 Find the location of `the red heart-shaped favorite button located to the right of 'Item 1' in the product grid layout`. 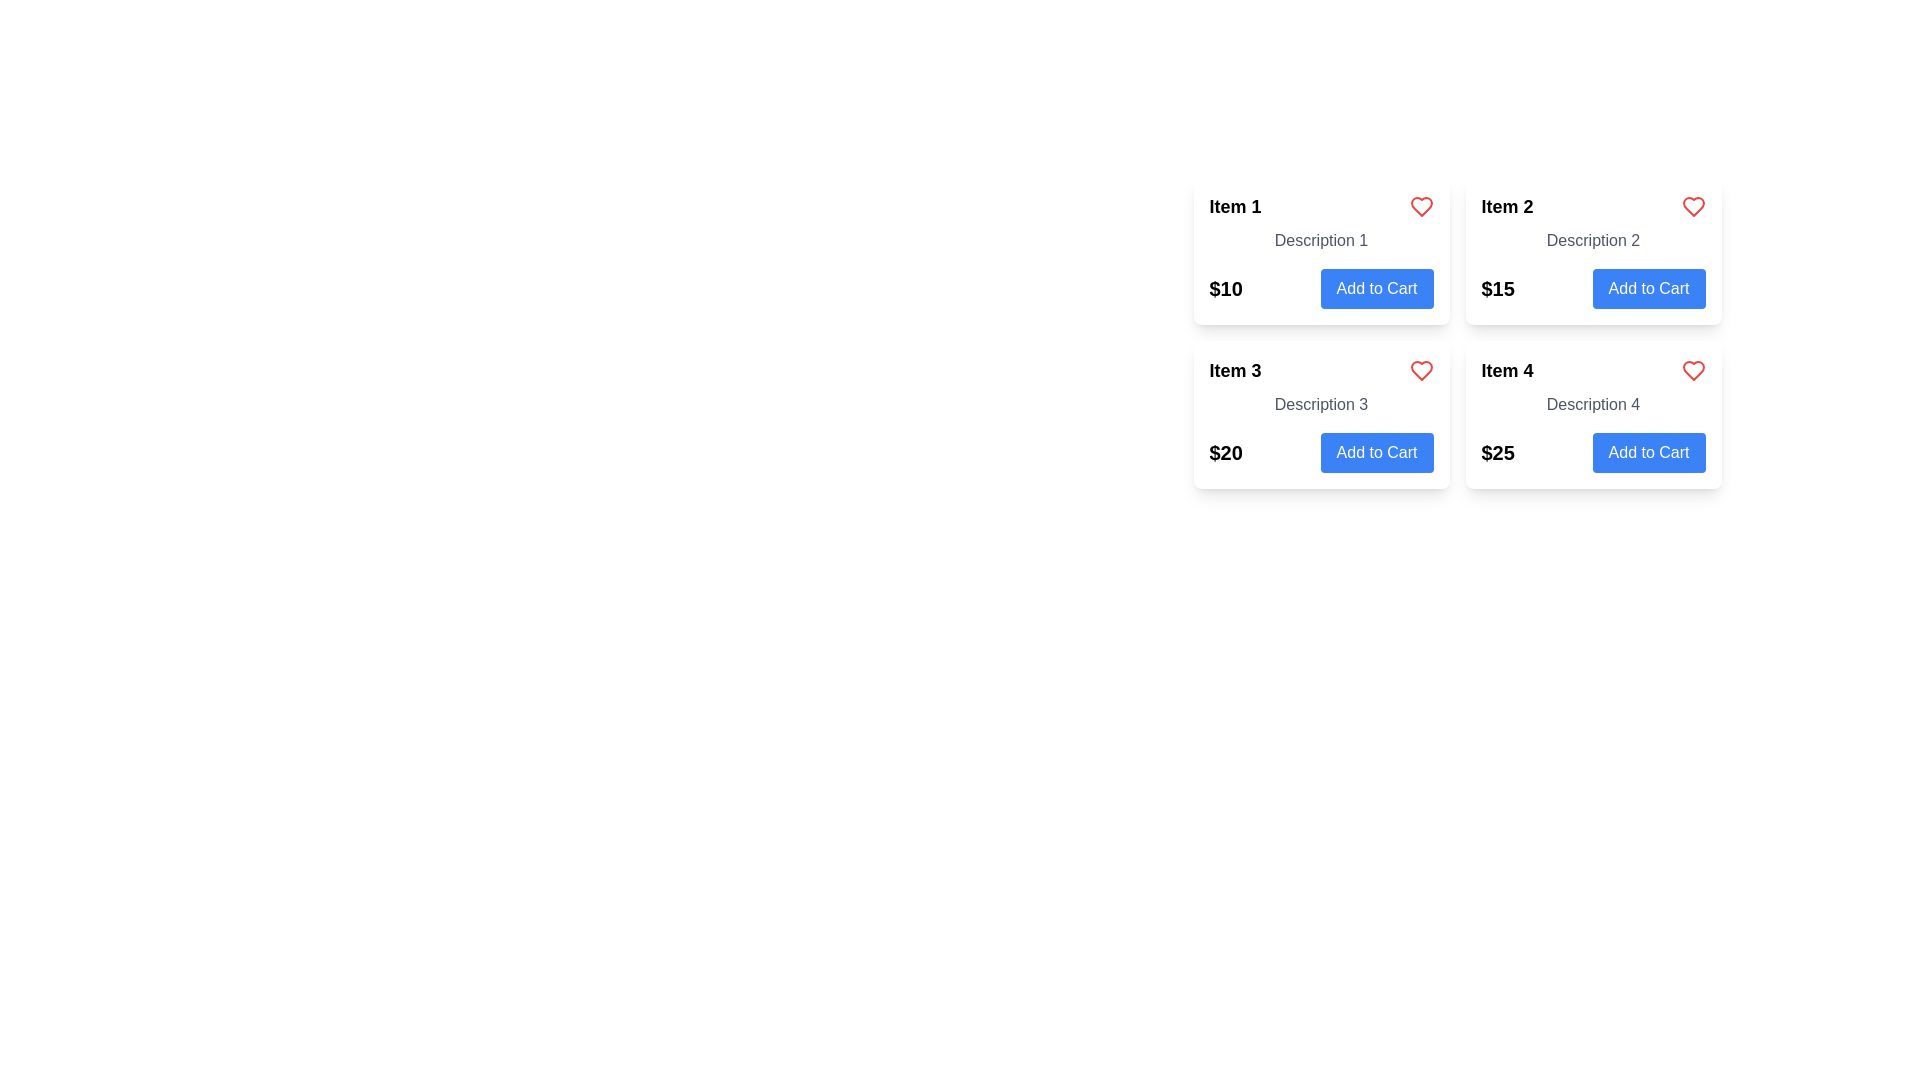

the red heart-shaped favorite button located to the right of 'Item 1' in the product grid layout is located at coordinates (1420, 207).